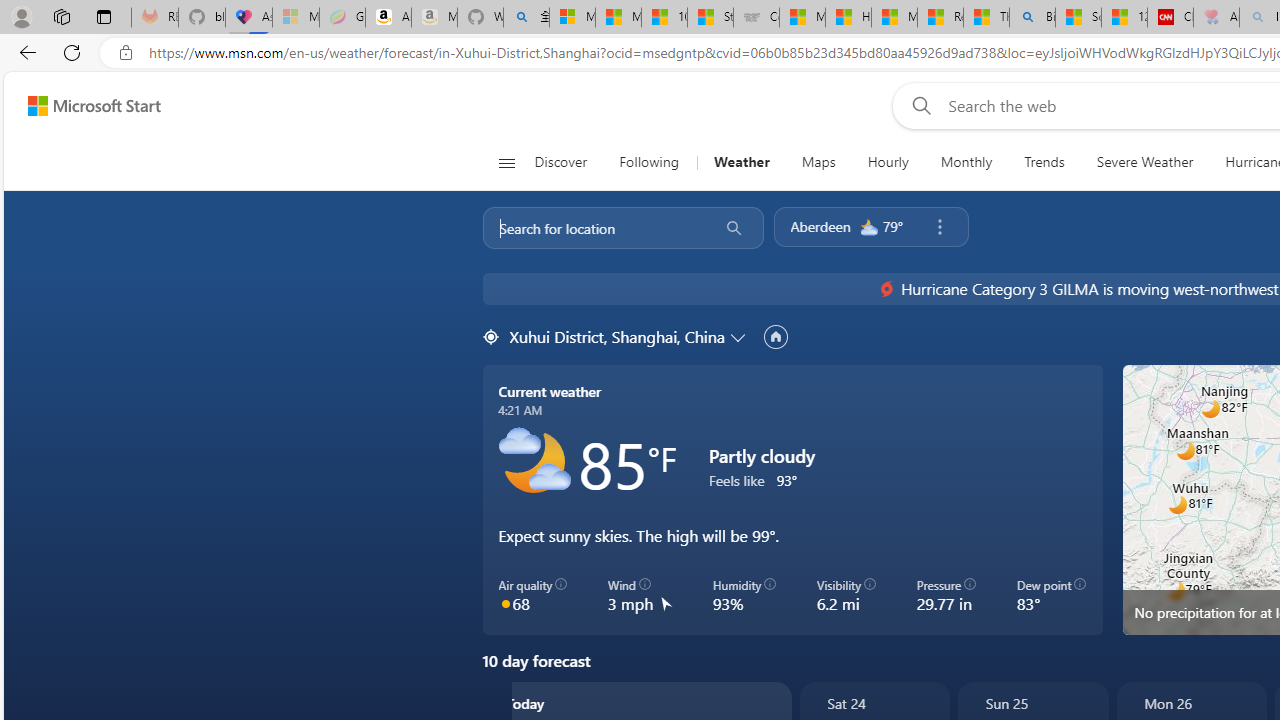  What do you see at coordinates (818, 162) in the screenshot?
I see `'Maps'` at bounding box center [818, 162].